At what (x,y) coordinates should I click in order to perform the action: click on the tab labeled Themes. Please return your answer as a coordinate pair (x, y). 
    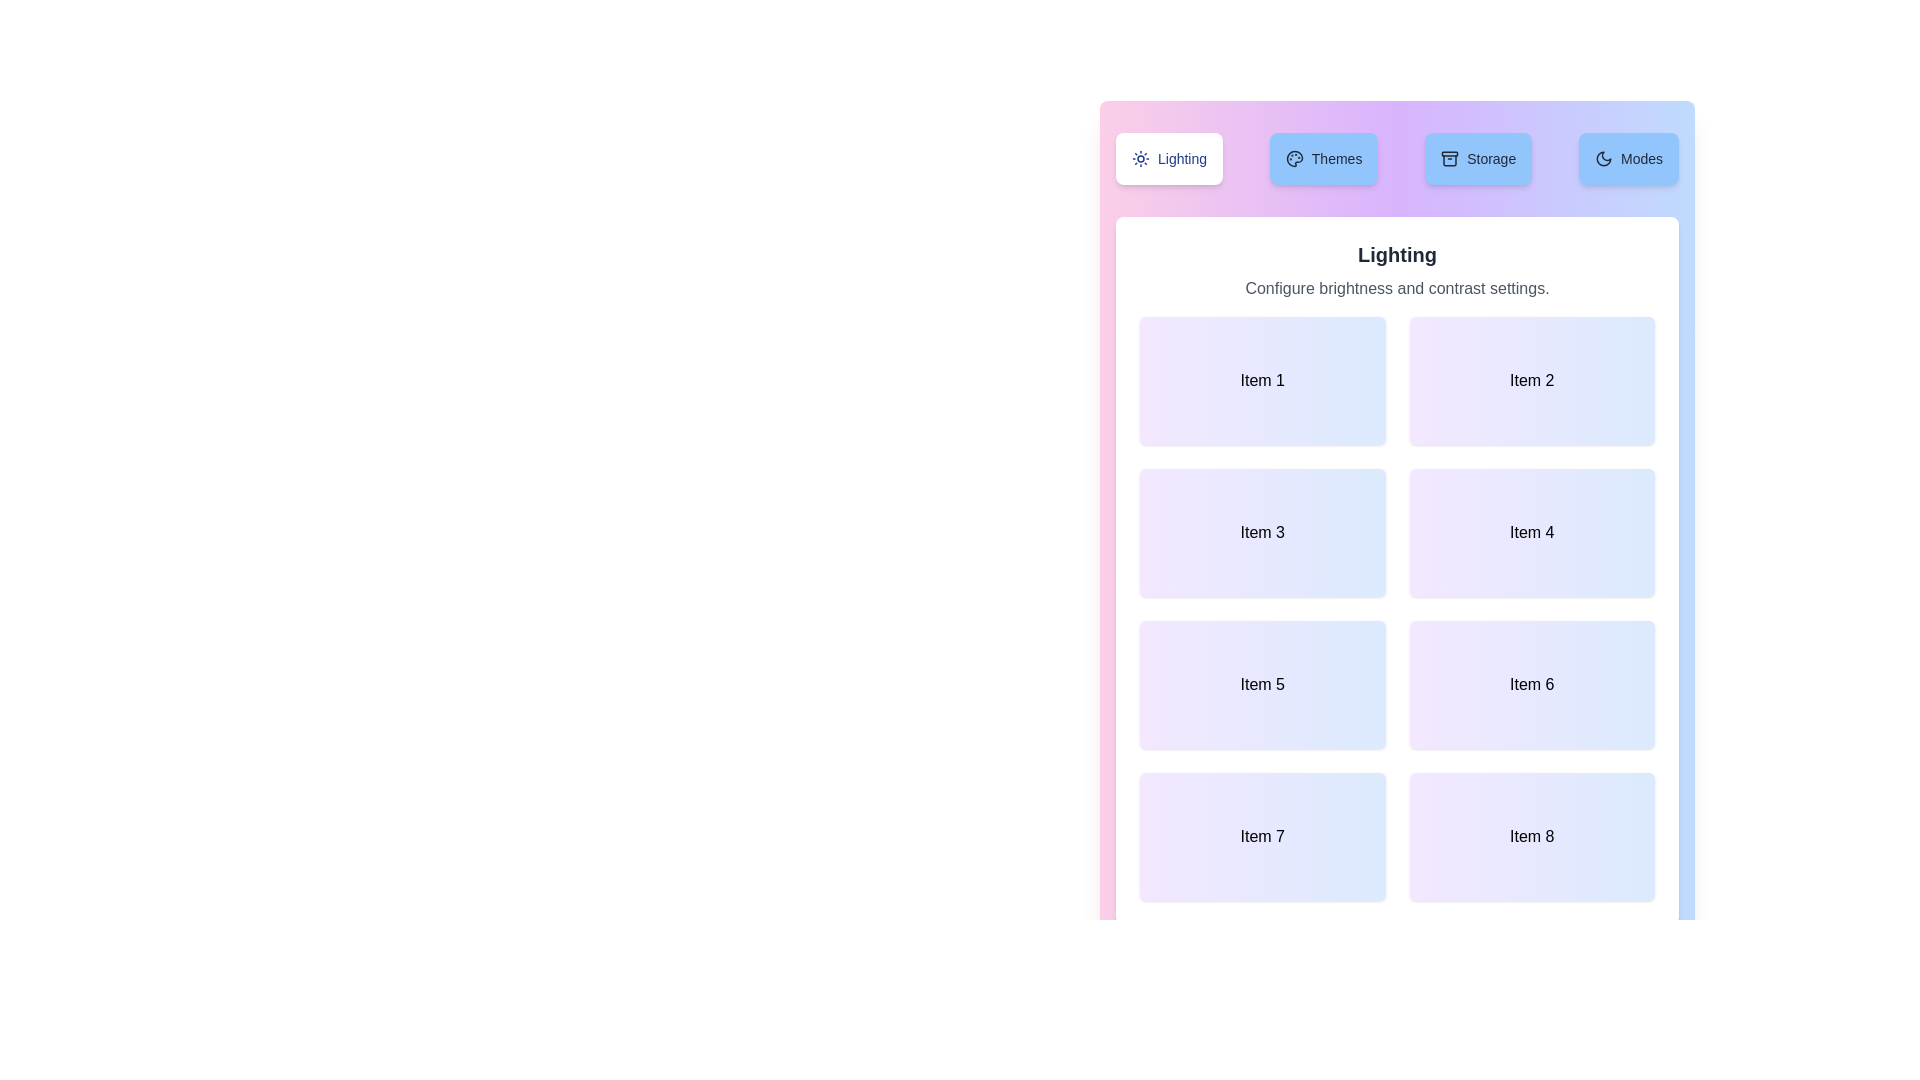
    Looking at the image, I should click on (1324, 157).